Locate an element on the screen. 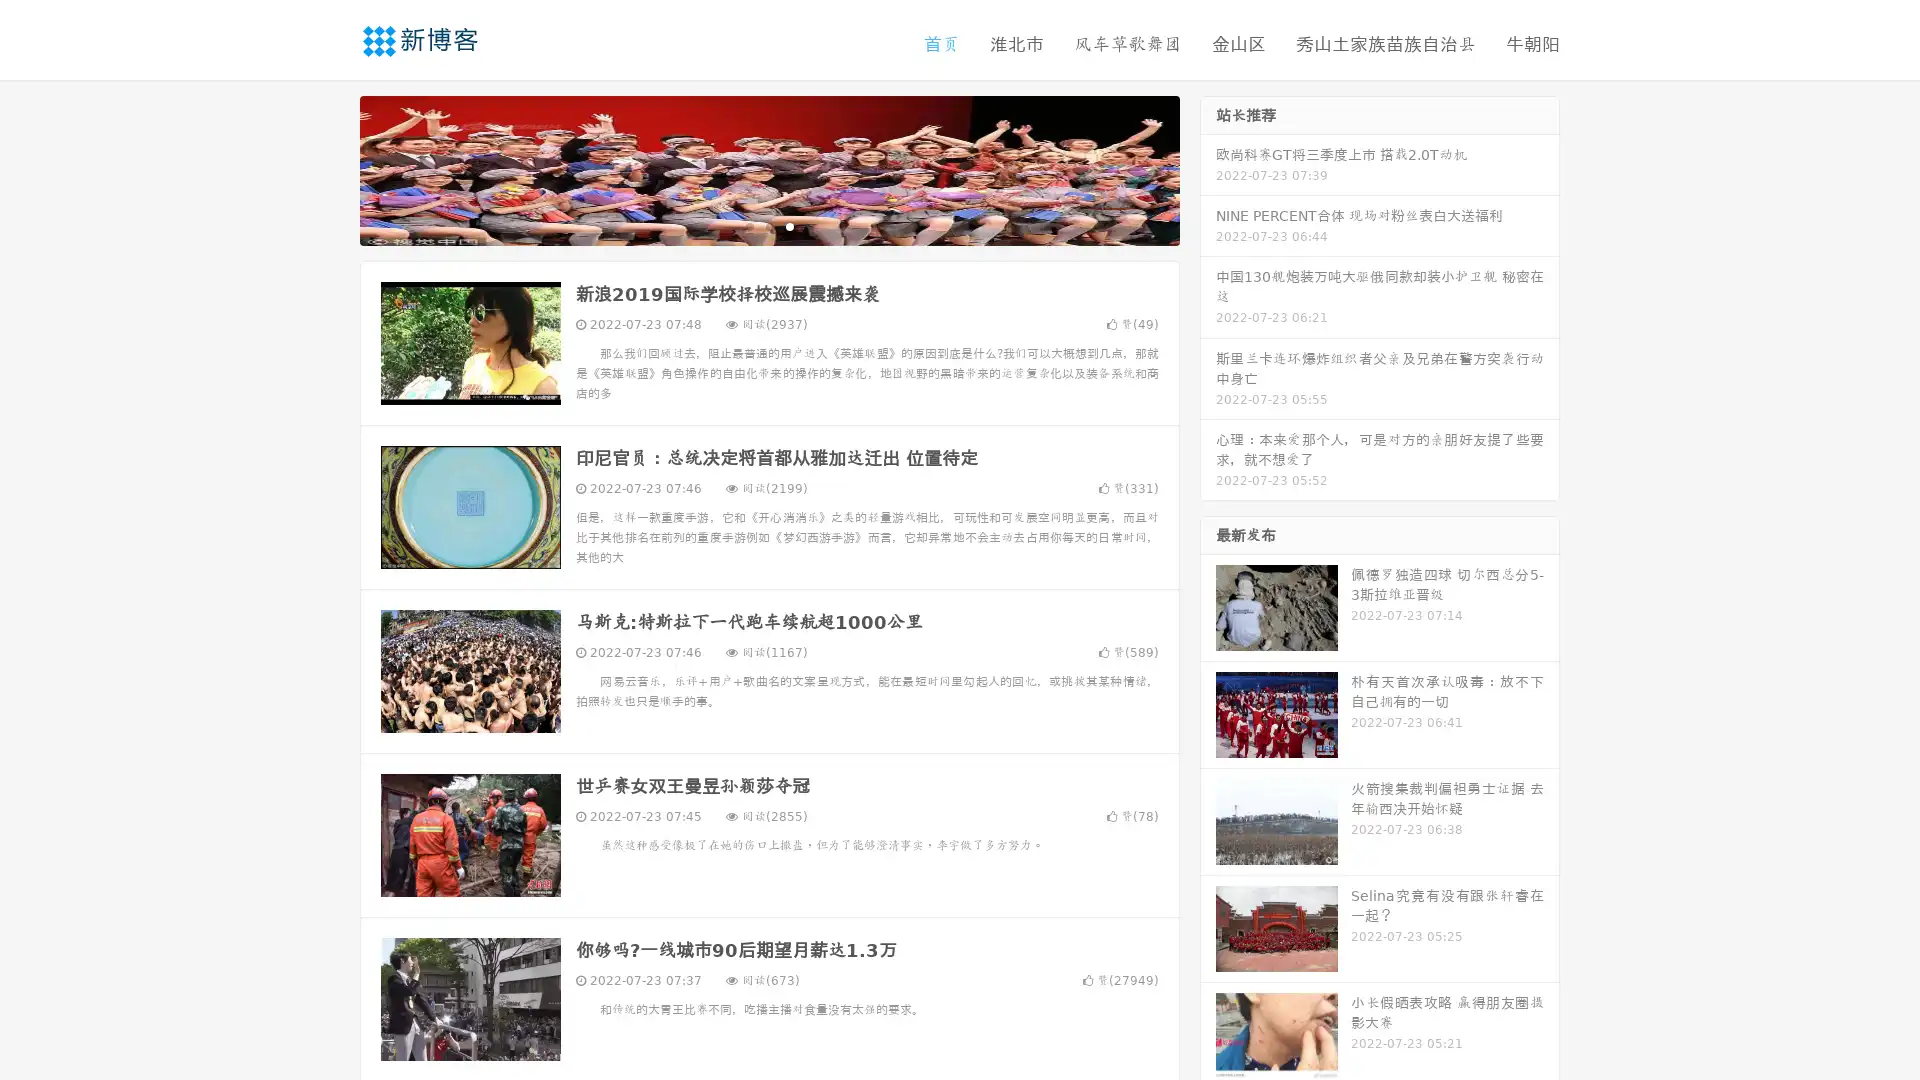 The width and height of the screenshot is (1920, 1080). Next slide is located at coordinates (1208, 168).